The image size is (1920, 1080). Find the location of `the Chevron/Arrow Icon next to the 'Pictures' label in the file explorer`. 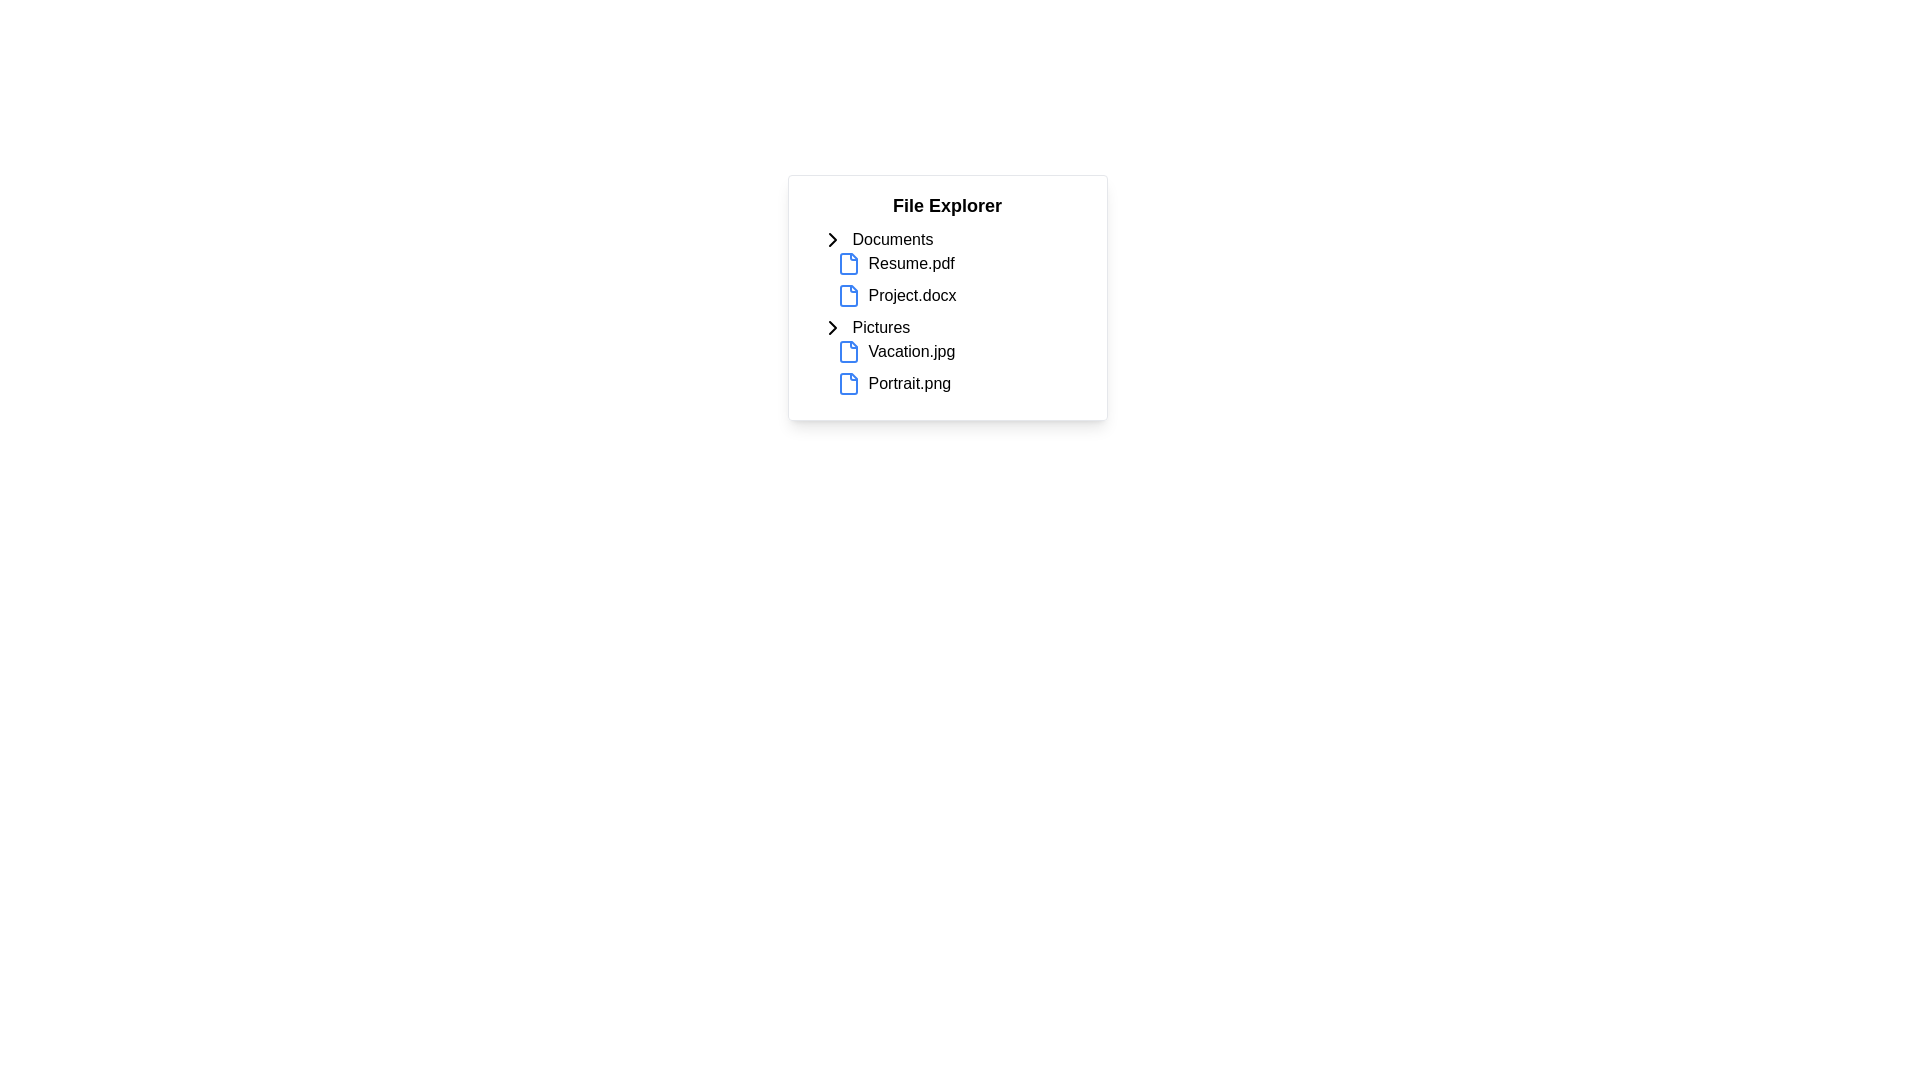

the Chevron/Arrow Icon next to the 'Pictures' label in the file explorer is located at coordinates (832, 326).